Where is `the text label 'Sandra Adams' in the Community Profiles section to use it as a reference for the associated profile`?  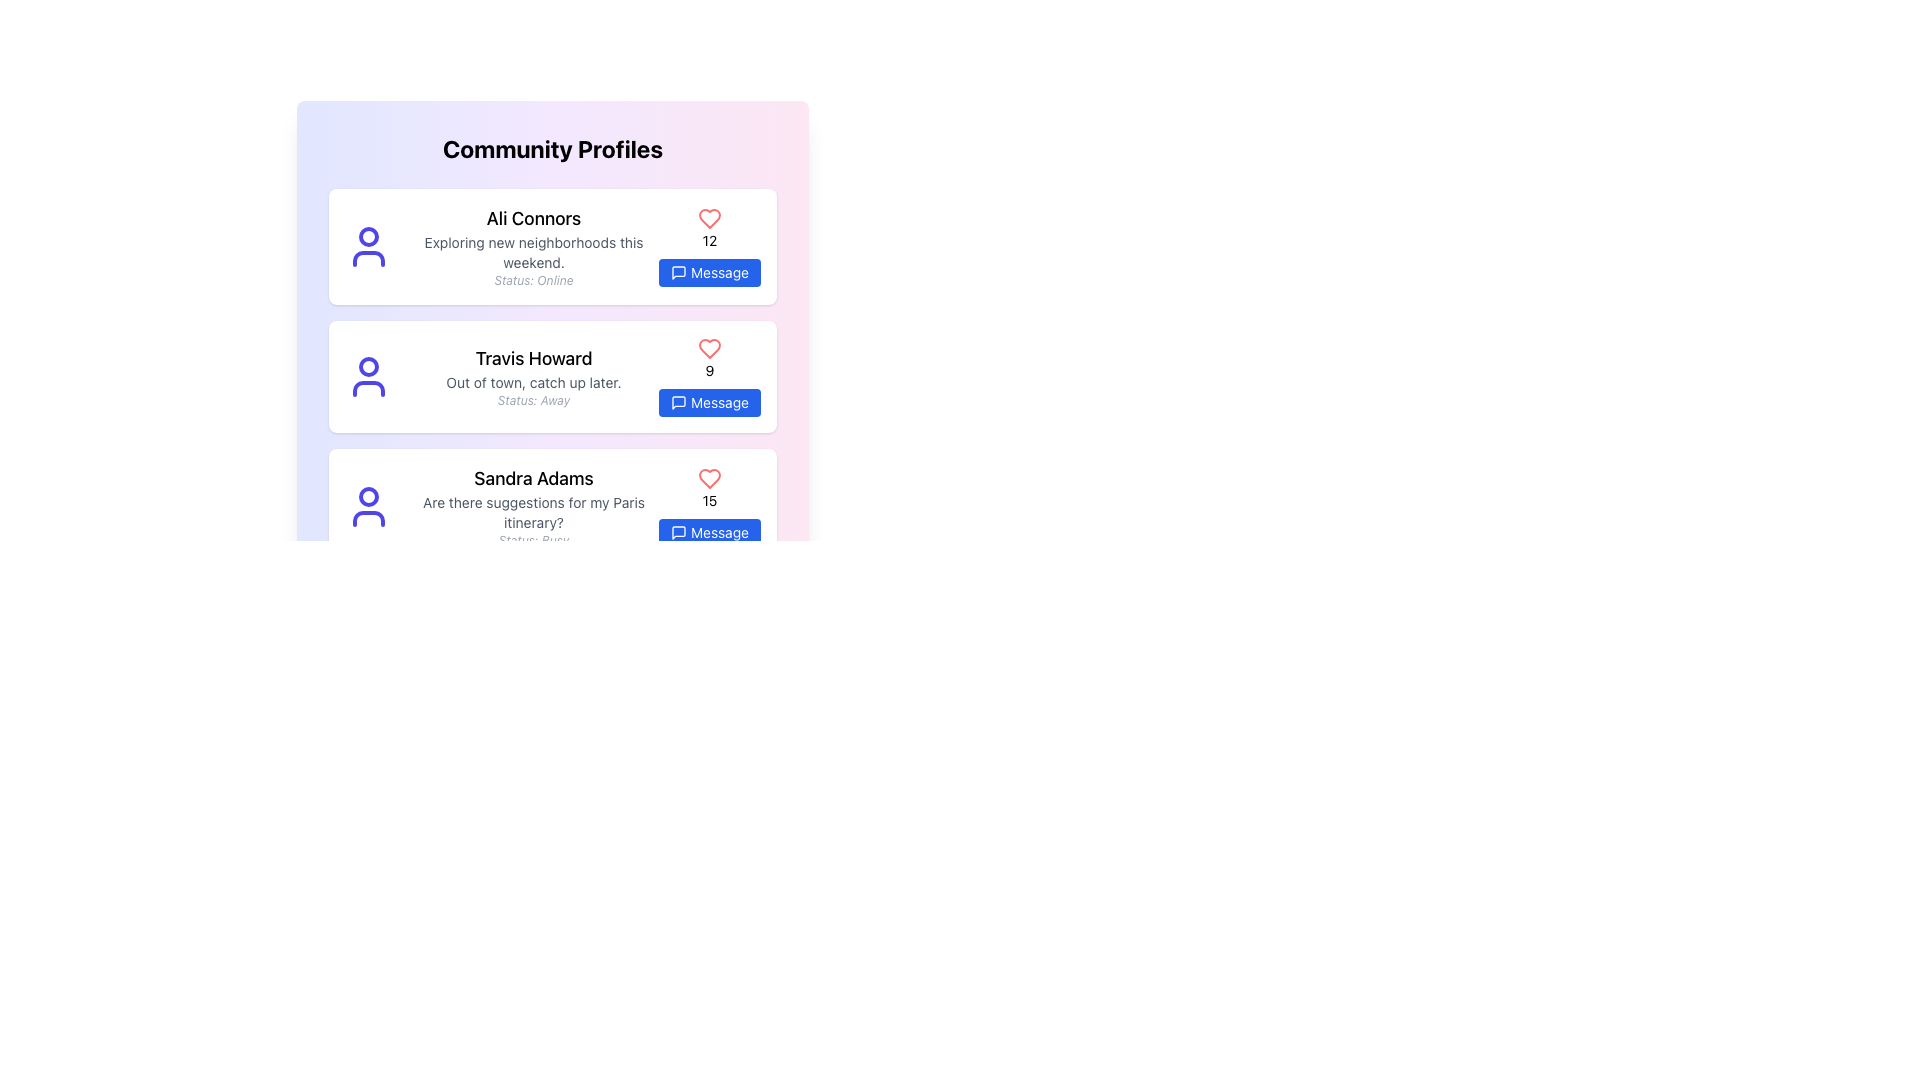
the text label 'Sandra Adams' in the Community Profiles section to use it as a reference for the associated profile is located at coordinates (533, 478).